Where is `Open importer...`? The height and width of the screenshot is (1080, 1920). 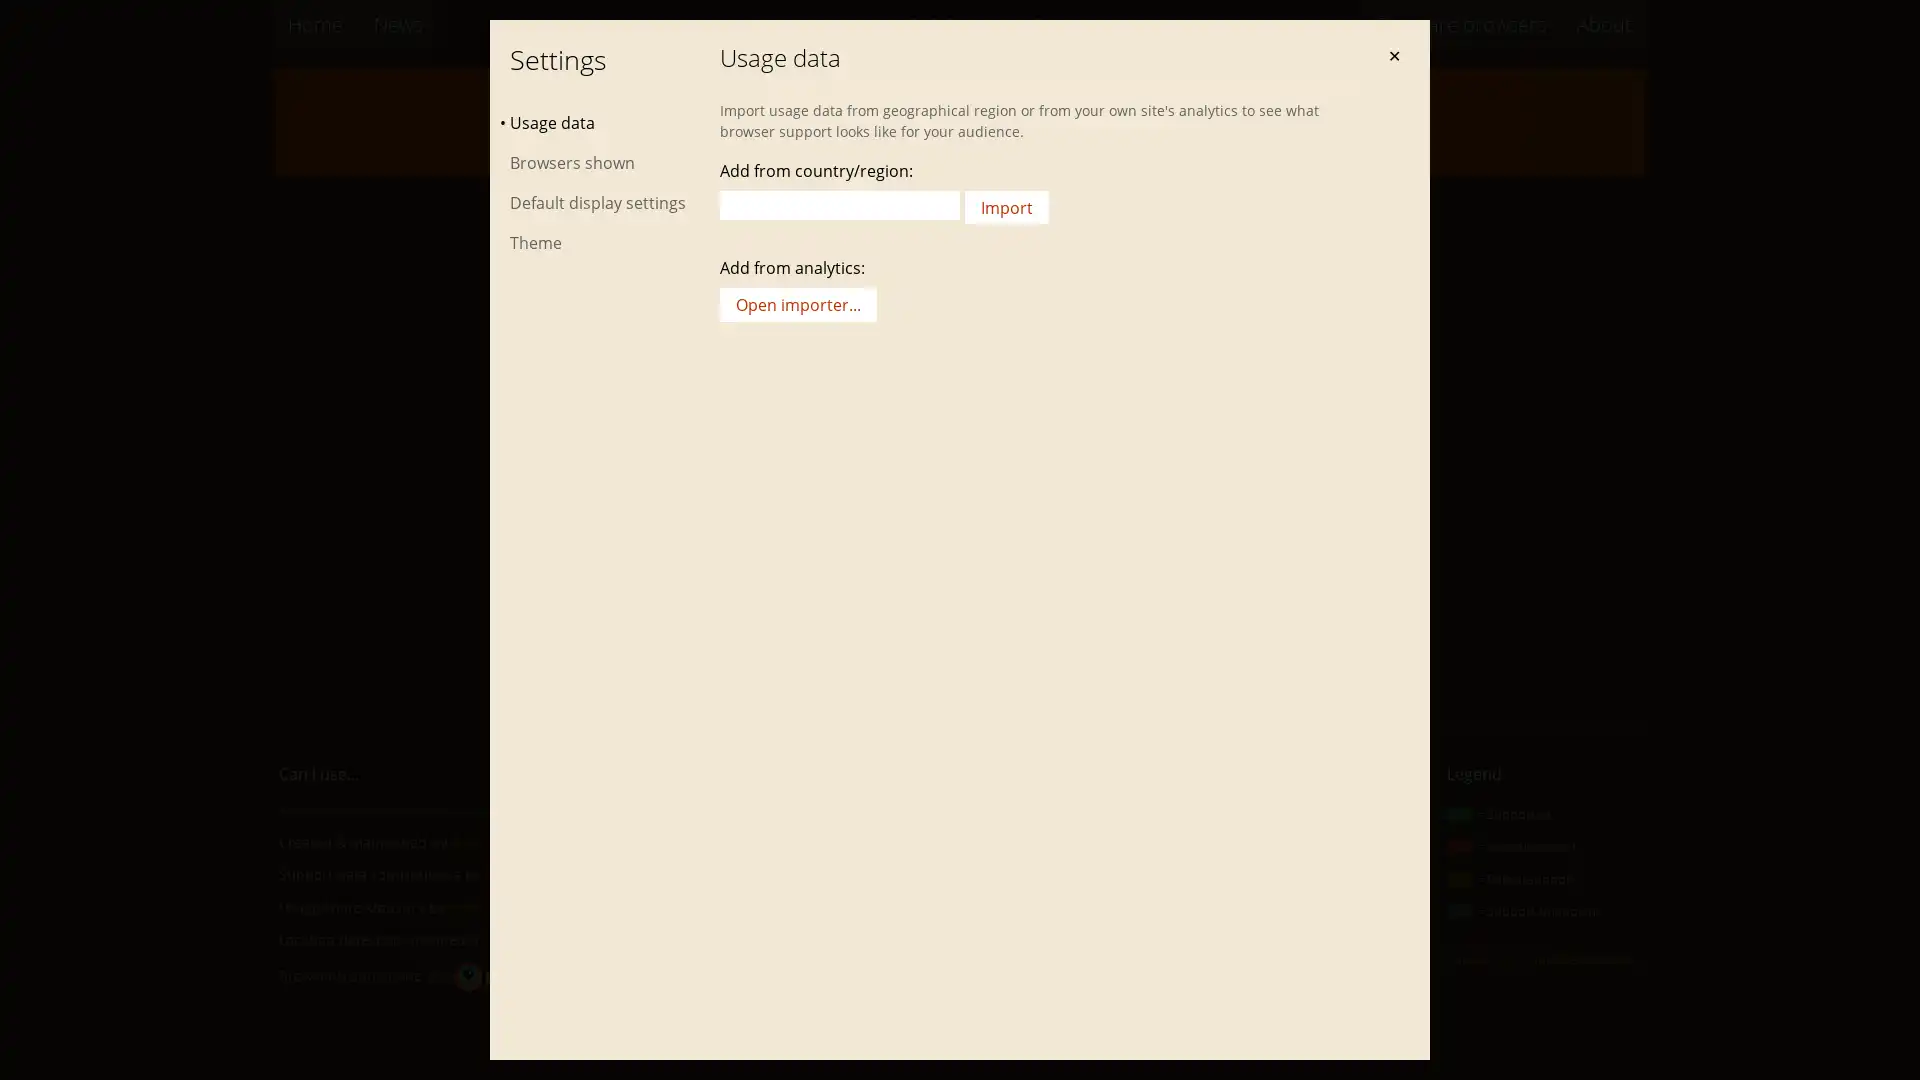 Open importer... is located at coordinates (797, 304).